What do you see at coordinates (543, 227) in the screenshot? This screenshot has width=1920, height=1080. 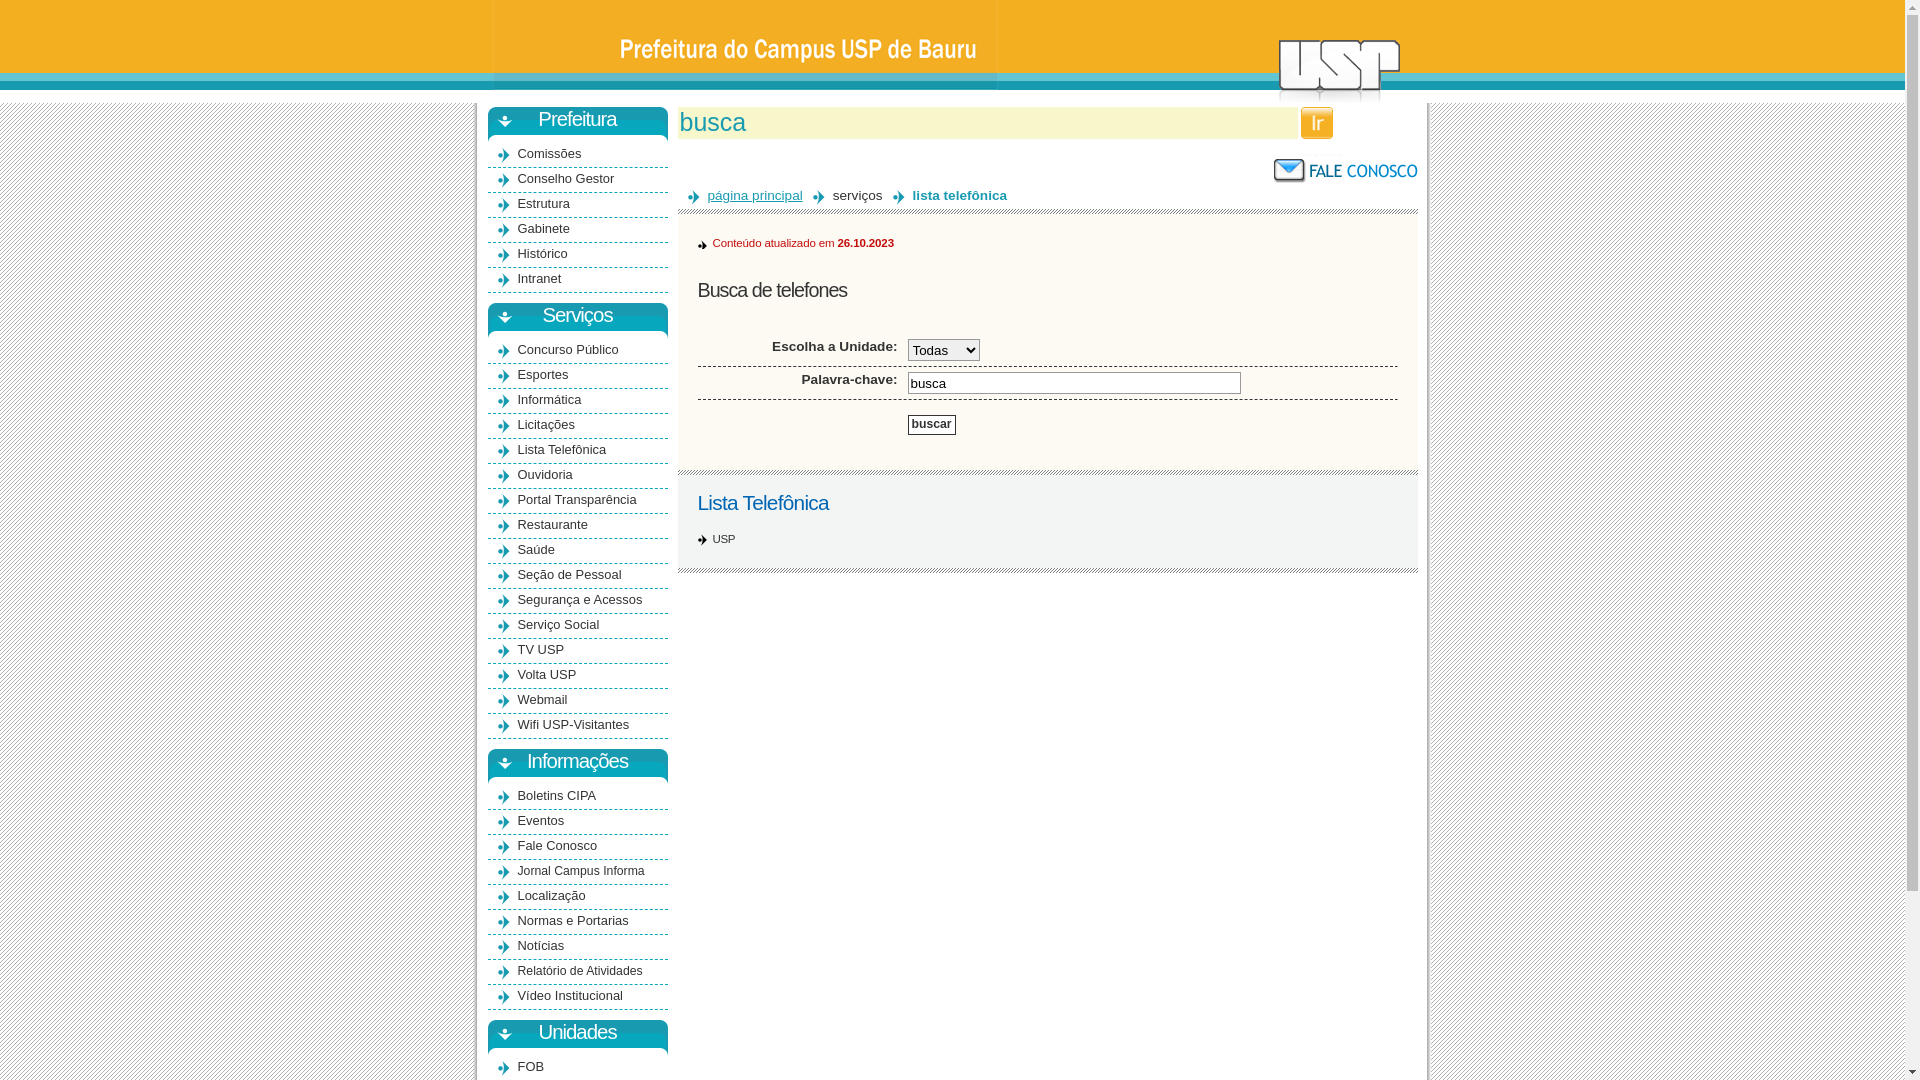 I see `'Gabinete'` at bounding box center [543, 227].